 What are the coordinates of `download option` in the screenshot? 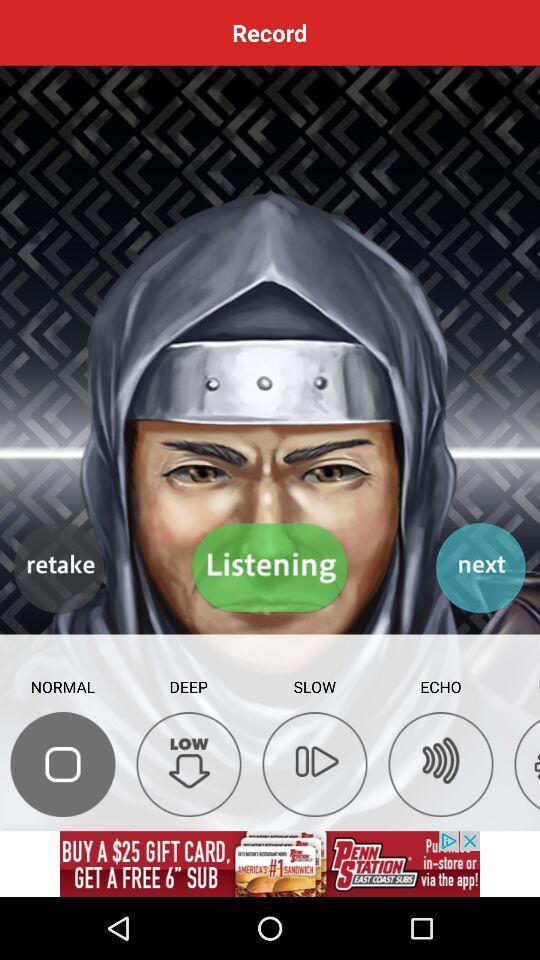 It's located at (189, 763).